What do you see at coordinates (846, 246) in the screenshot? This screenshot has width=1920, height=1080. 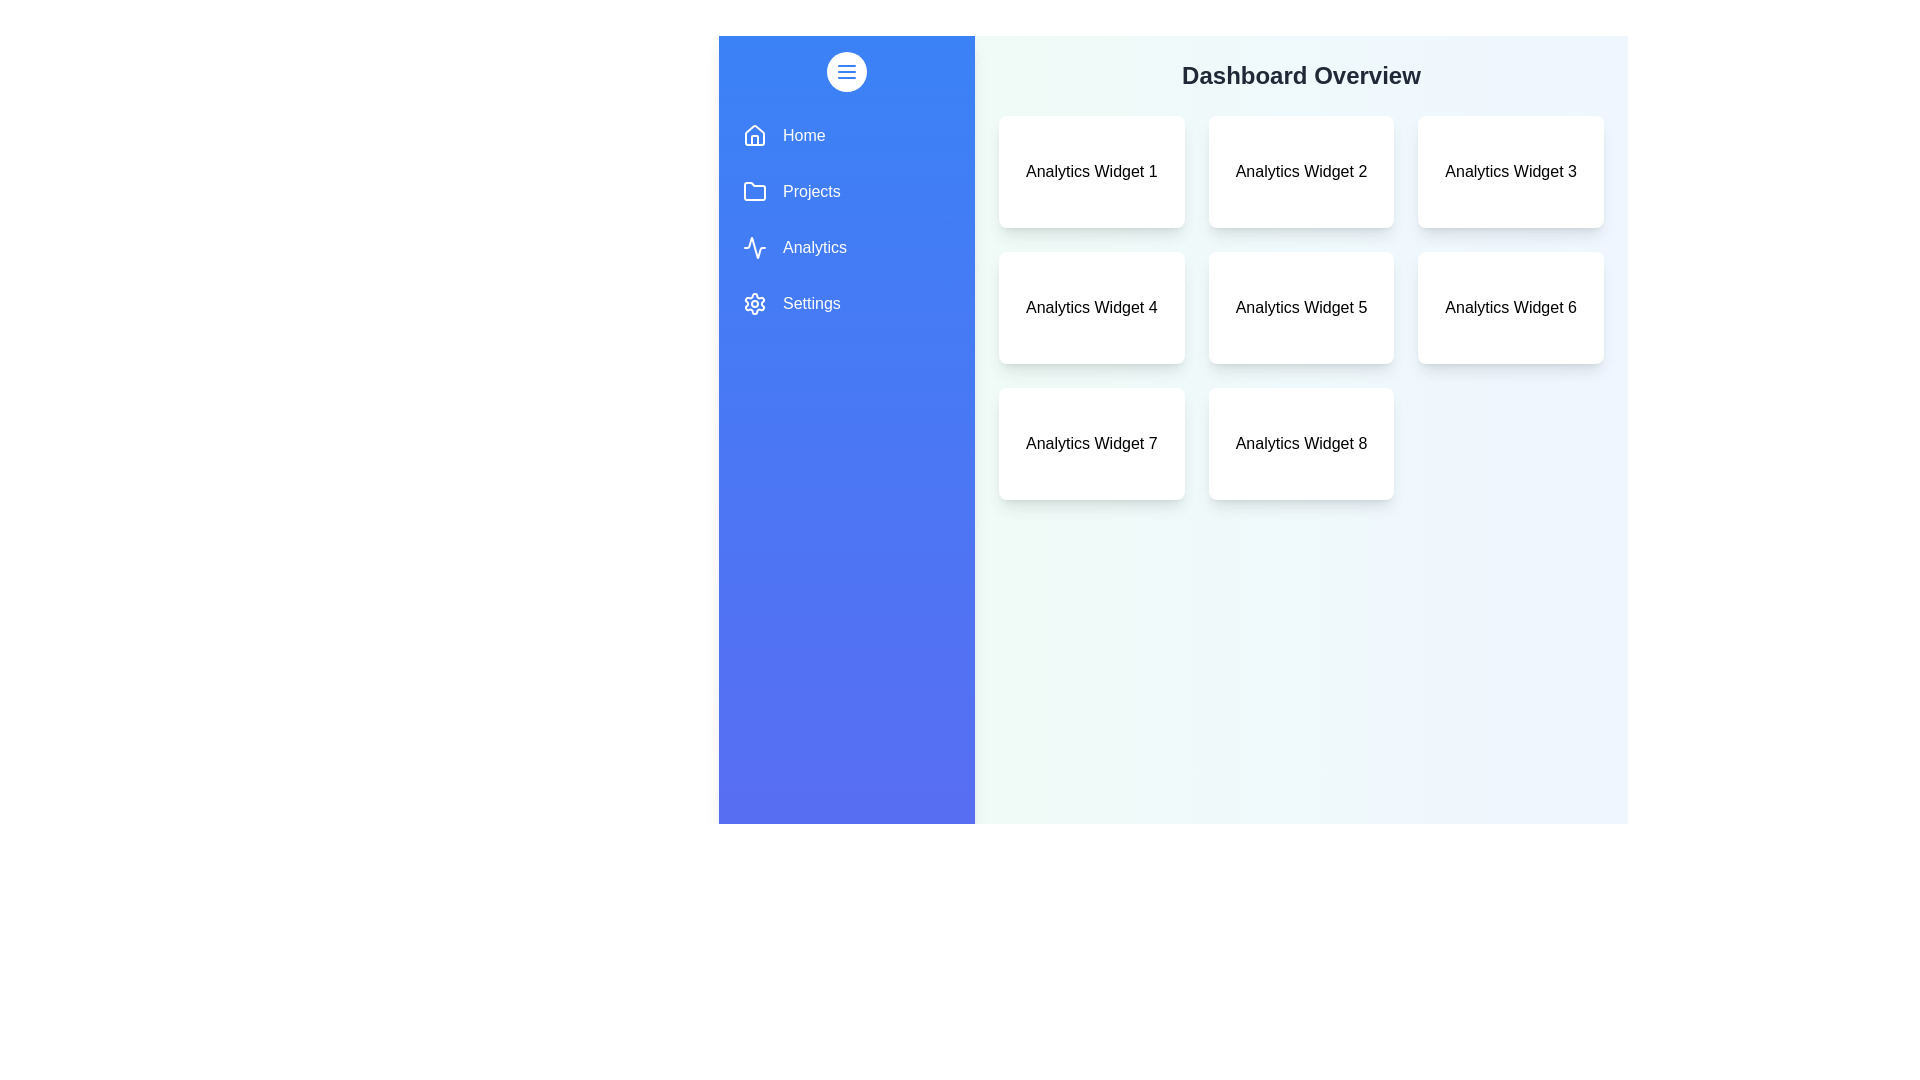 I see `the menu item Analytics from the drawer menu` at bounding box center [846, 246].